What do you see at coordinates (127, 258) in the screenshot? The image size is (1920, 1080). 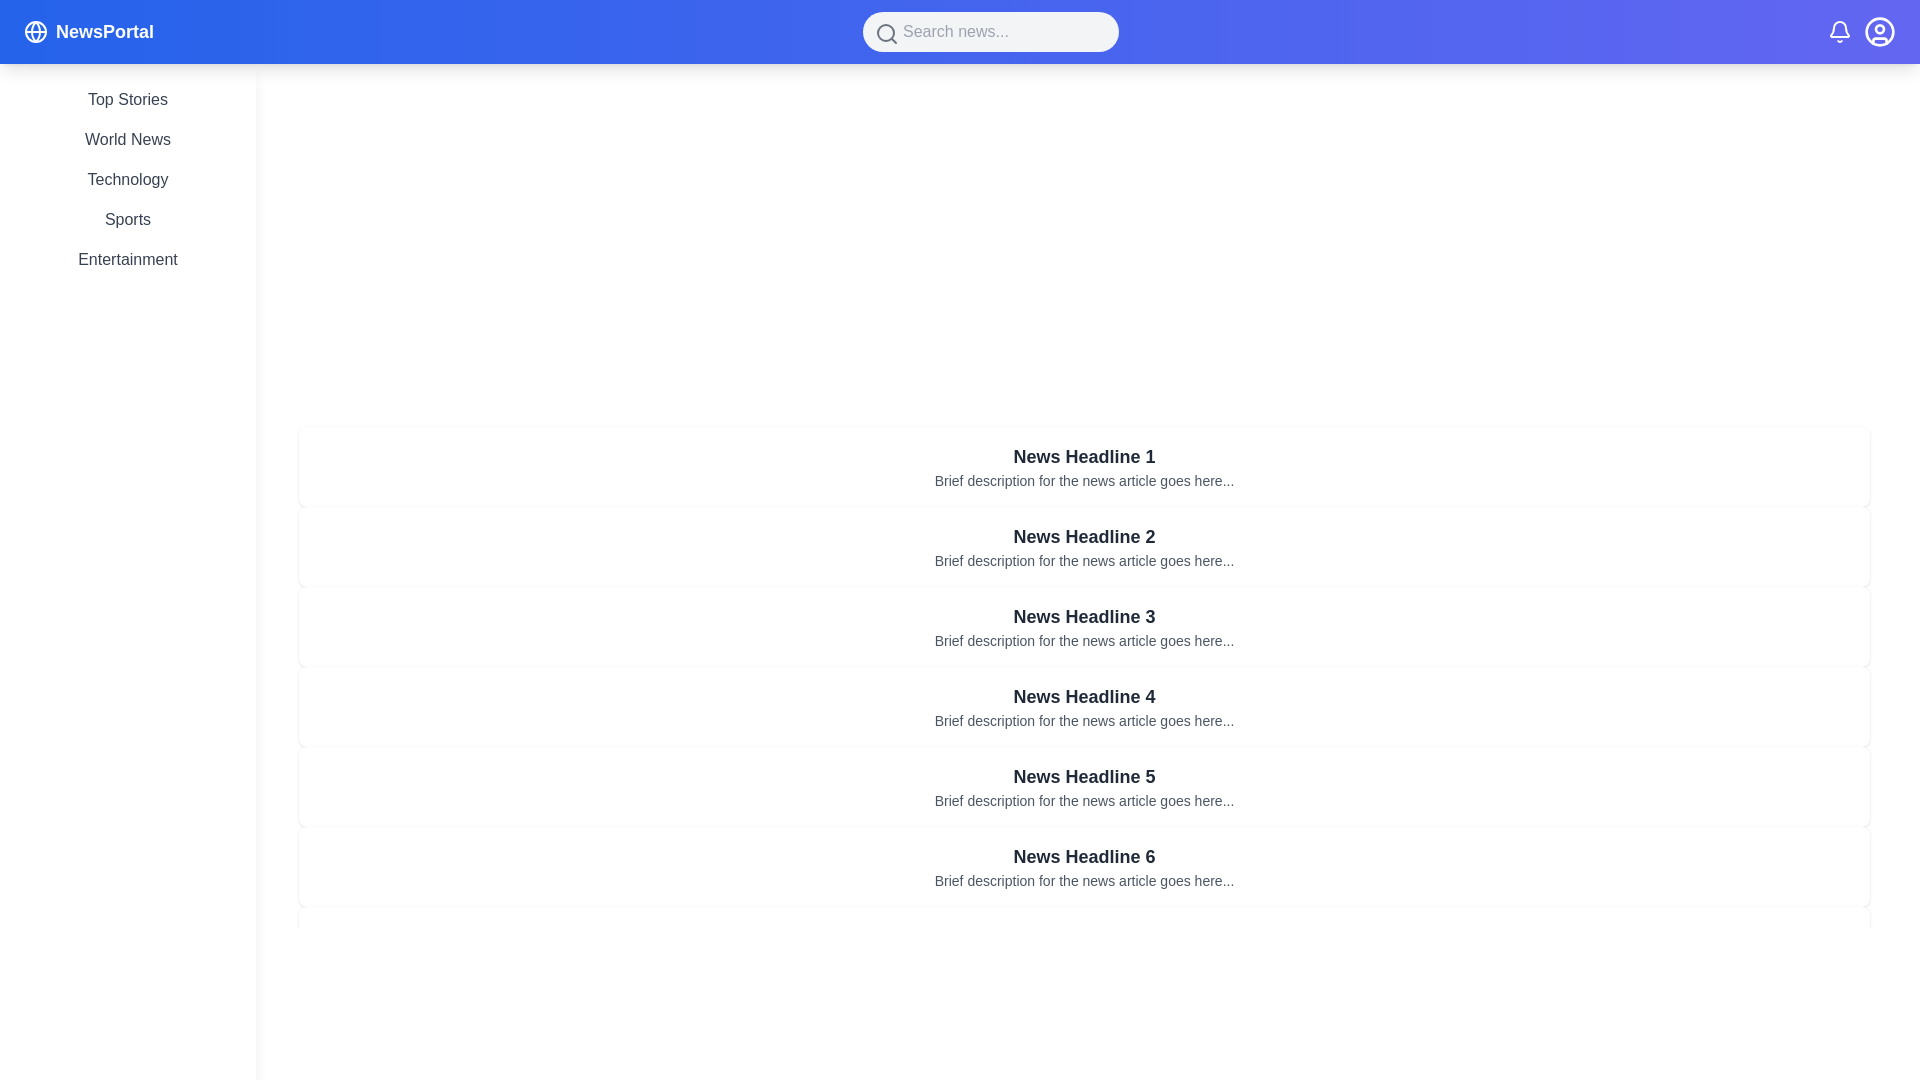 I see `the 'Entertainment' text link located at the bottom of the vertical list in the left sidebar of the interface` at bounding box center [127, 258].